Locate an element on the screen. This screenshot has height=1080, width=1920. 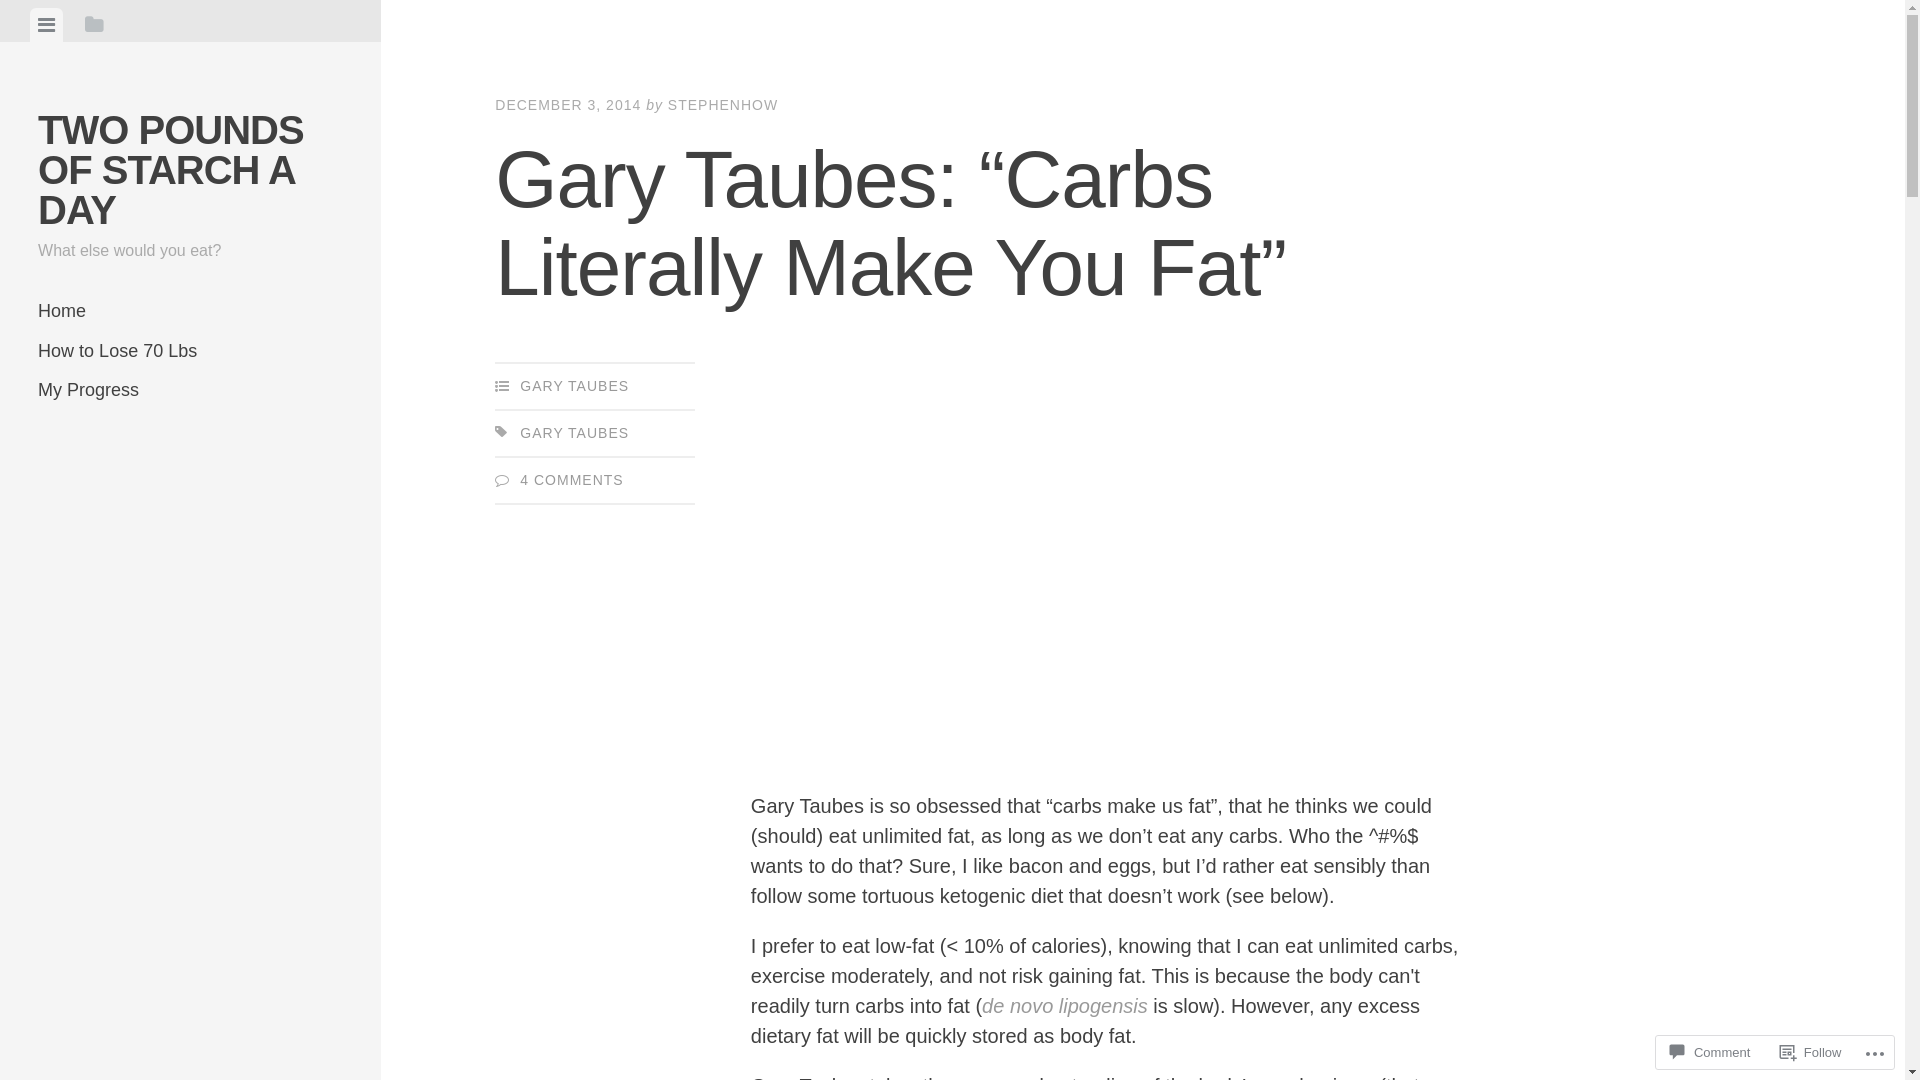
'4 COMMENTS' is located at coordinates (570, 479).